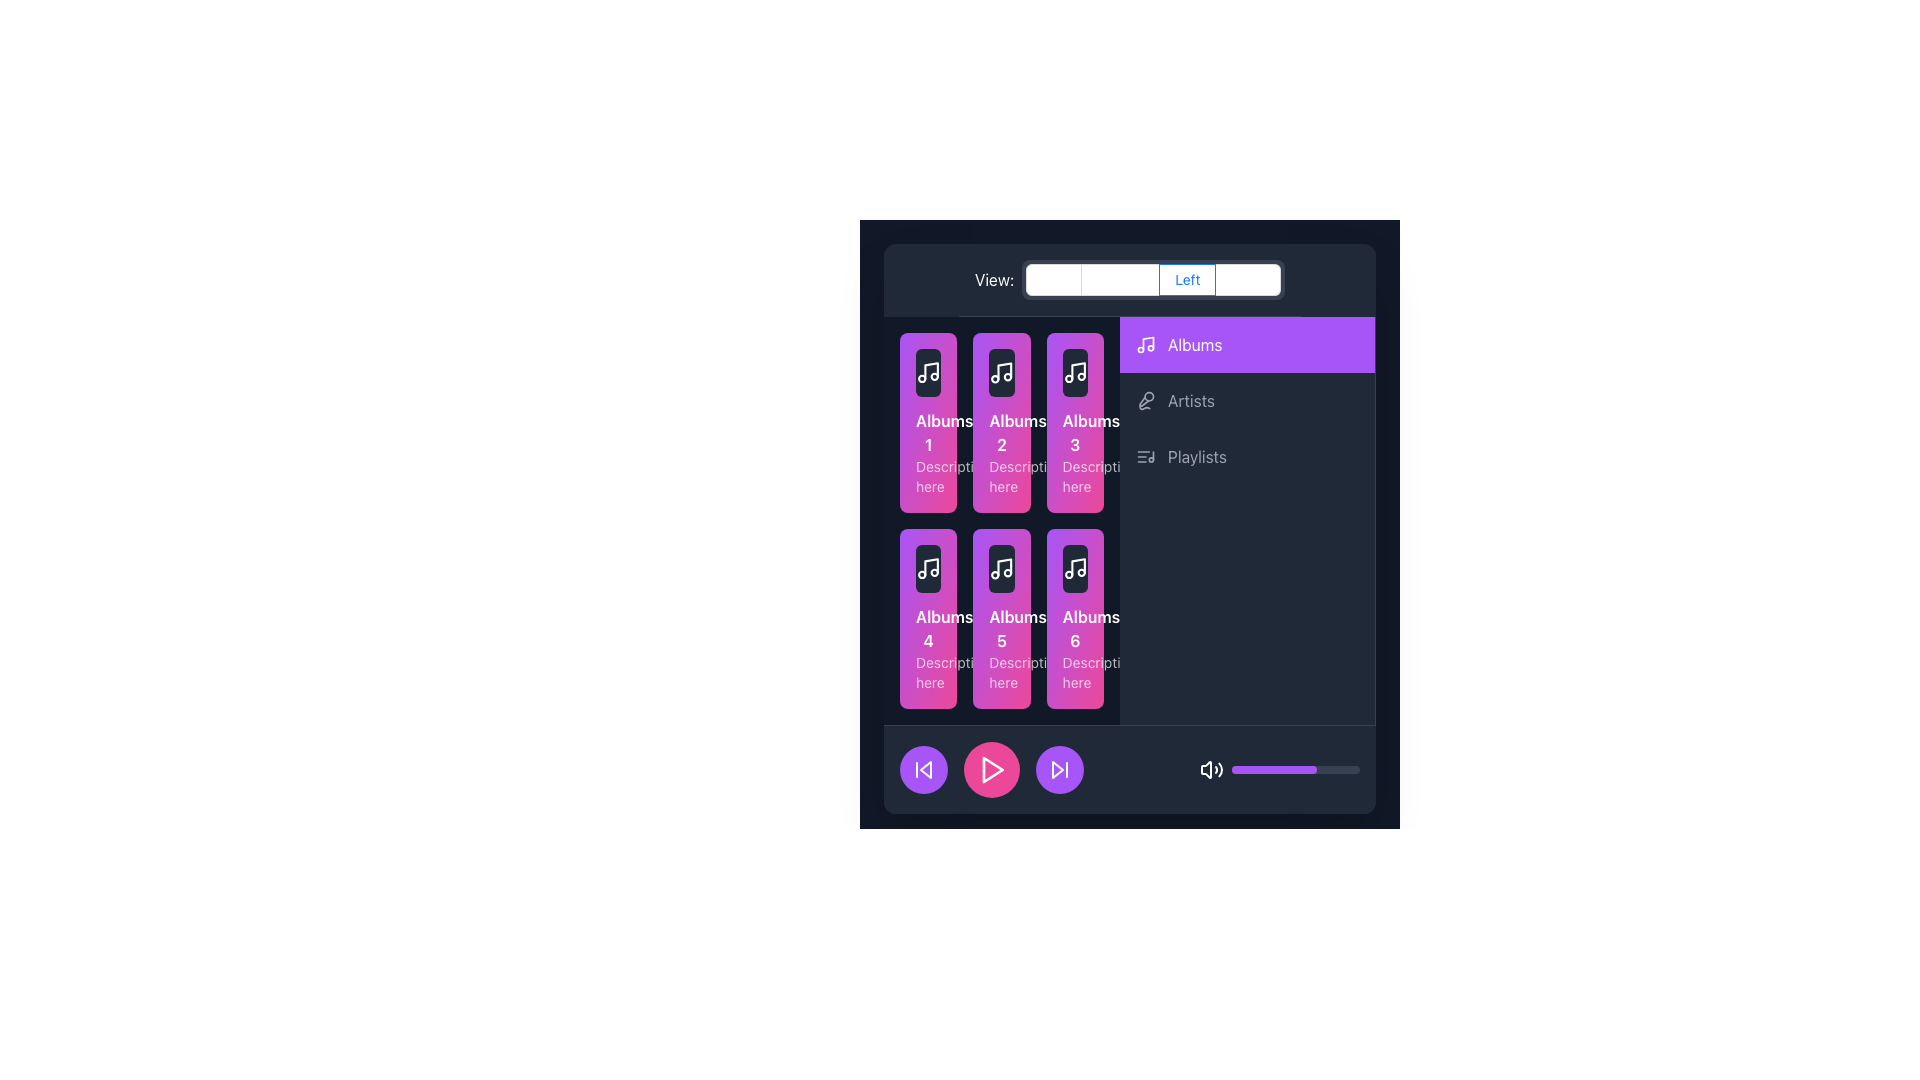 The image size is (1920, 1080). I want to click on the progress bar for audio volume by dragging it to adjust the volume level, so click(1296, 769).